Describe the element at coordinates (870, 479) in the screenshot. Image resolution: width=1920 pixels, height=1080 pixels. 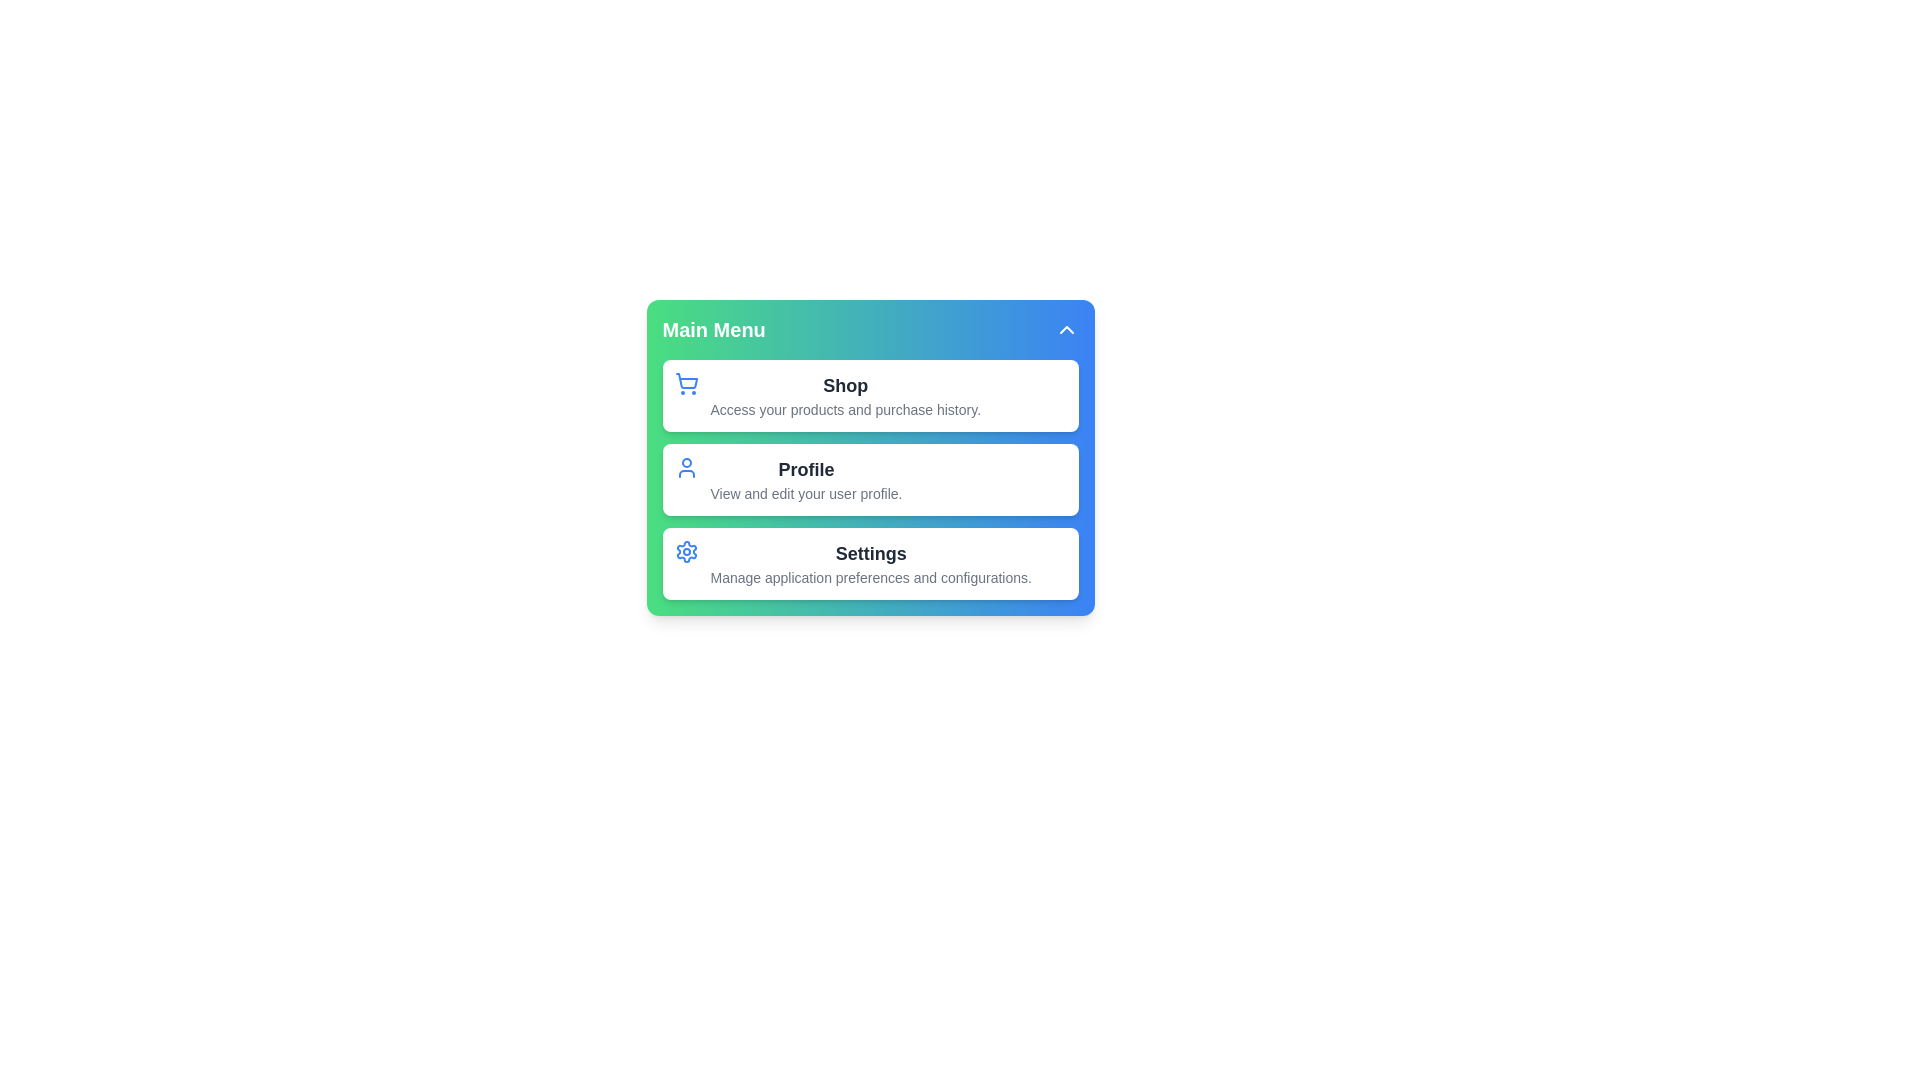
I see `the menu item Profile from the interactive menu` at that location.